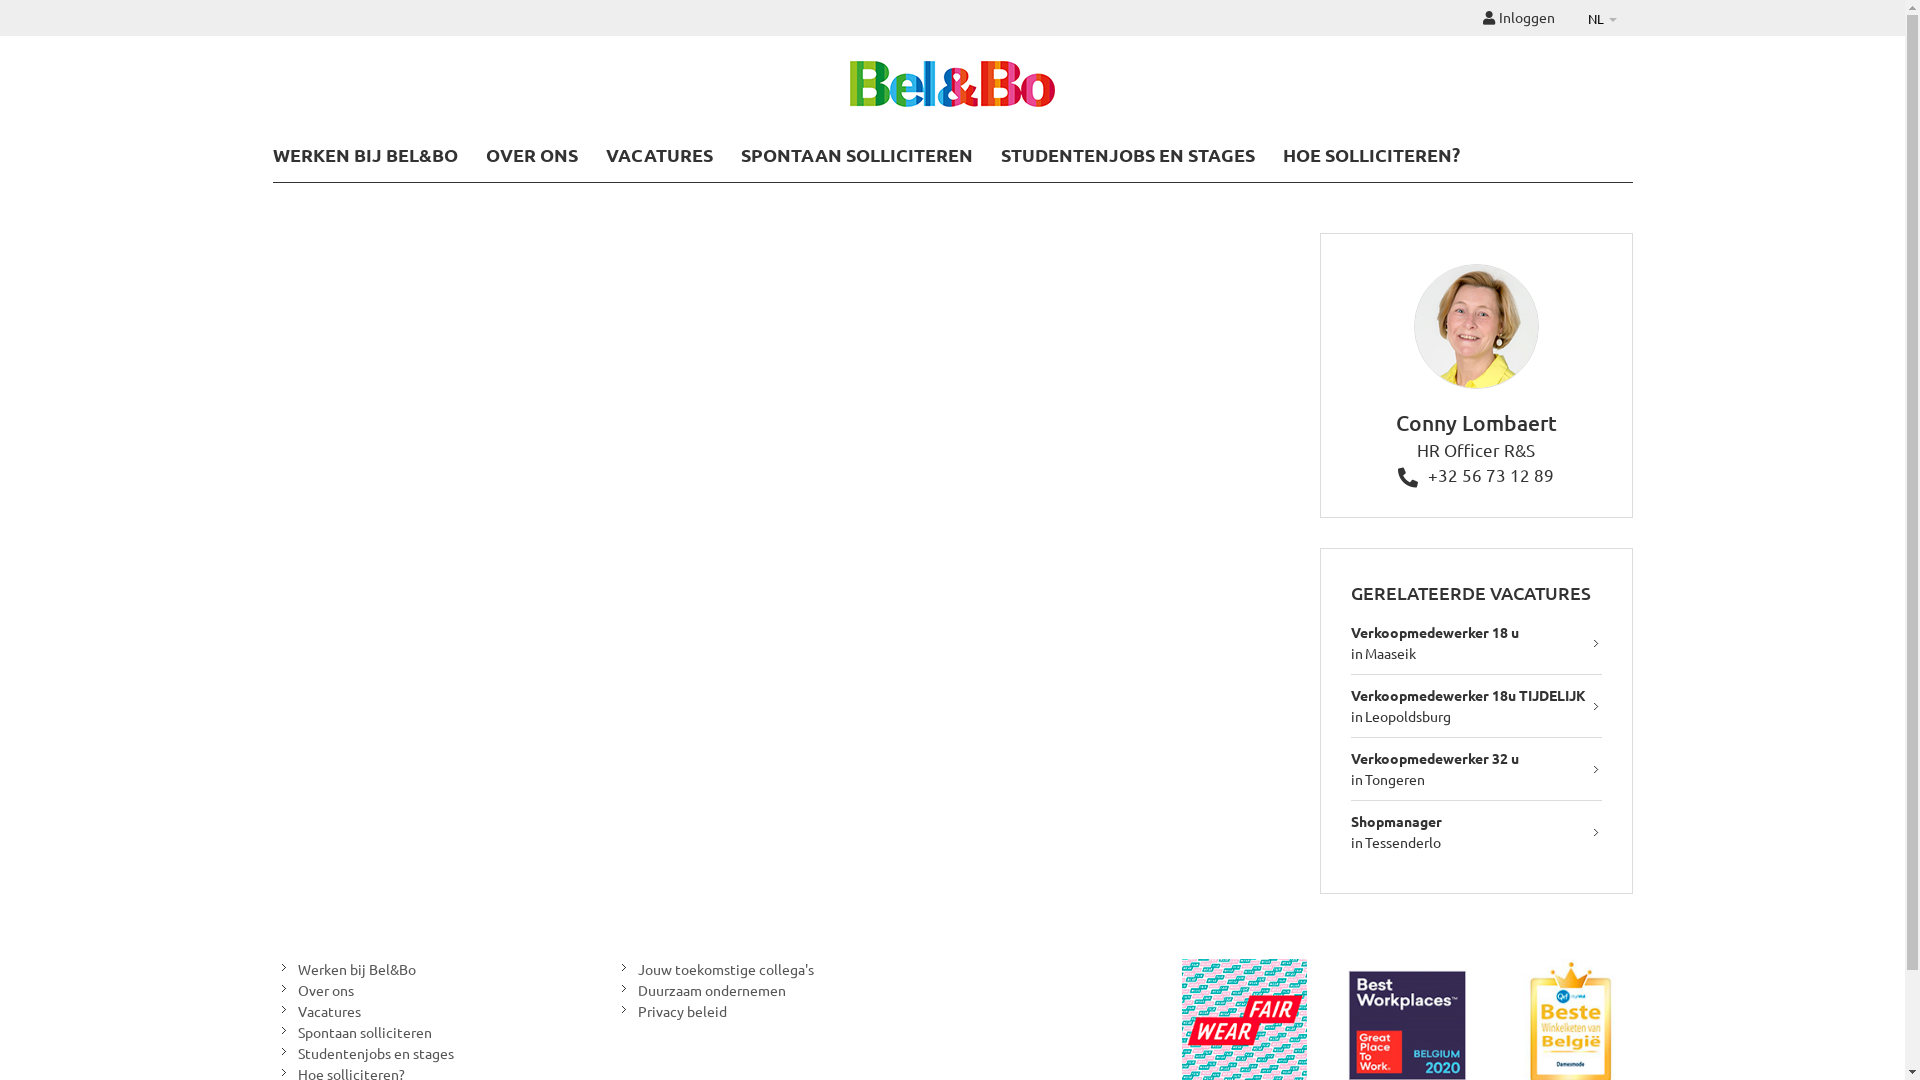  I want to click on 'VACATURES', so click(604, 153).